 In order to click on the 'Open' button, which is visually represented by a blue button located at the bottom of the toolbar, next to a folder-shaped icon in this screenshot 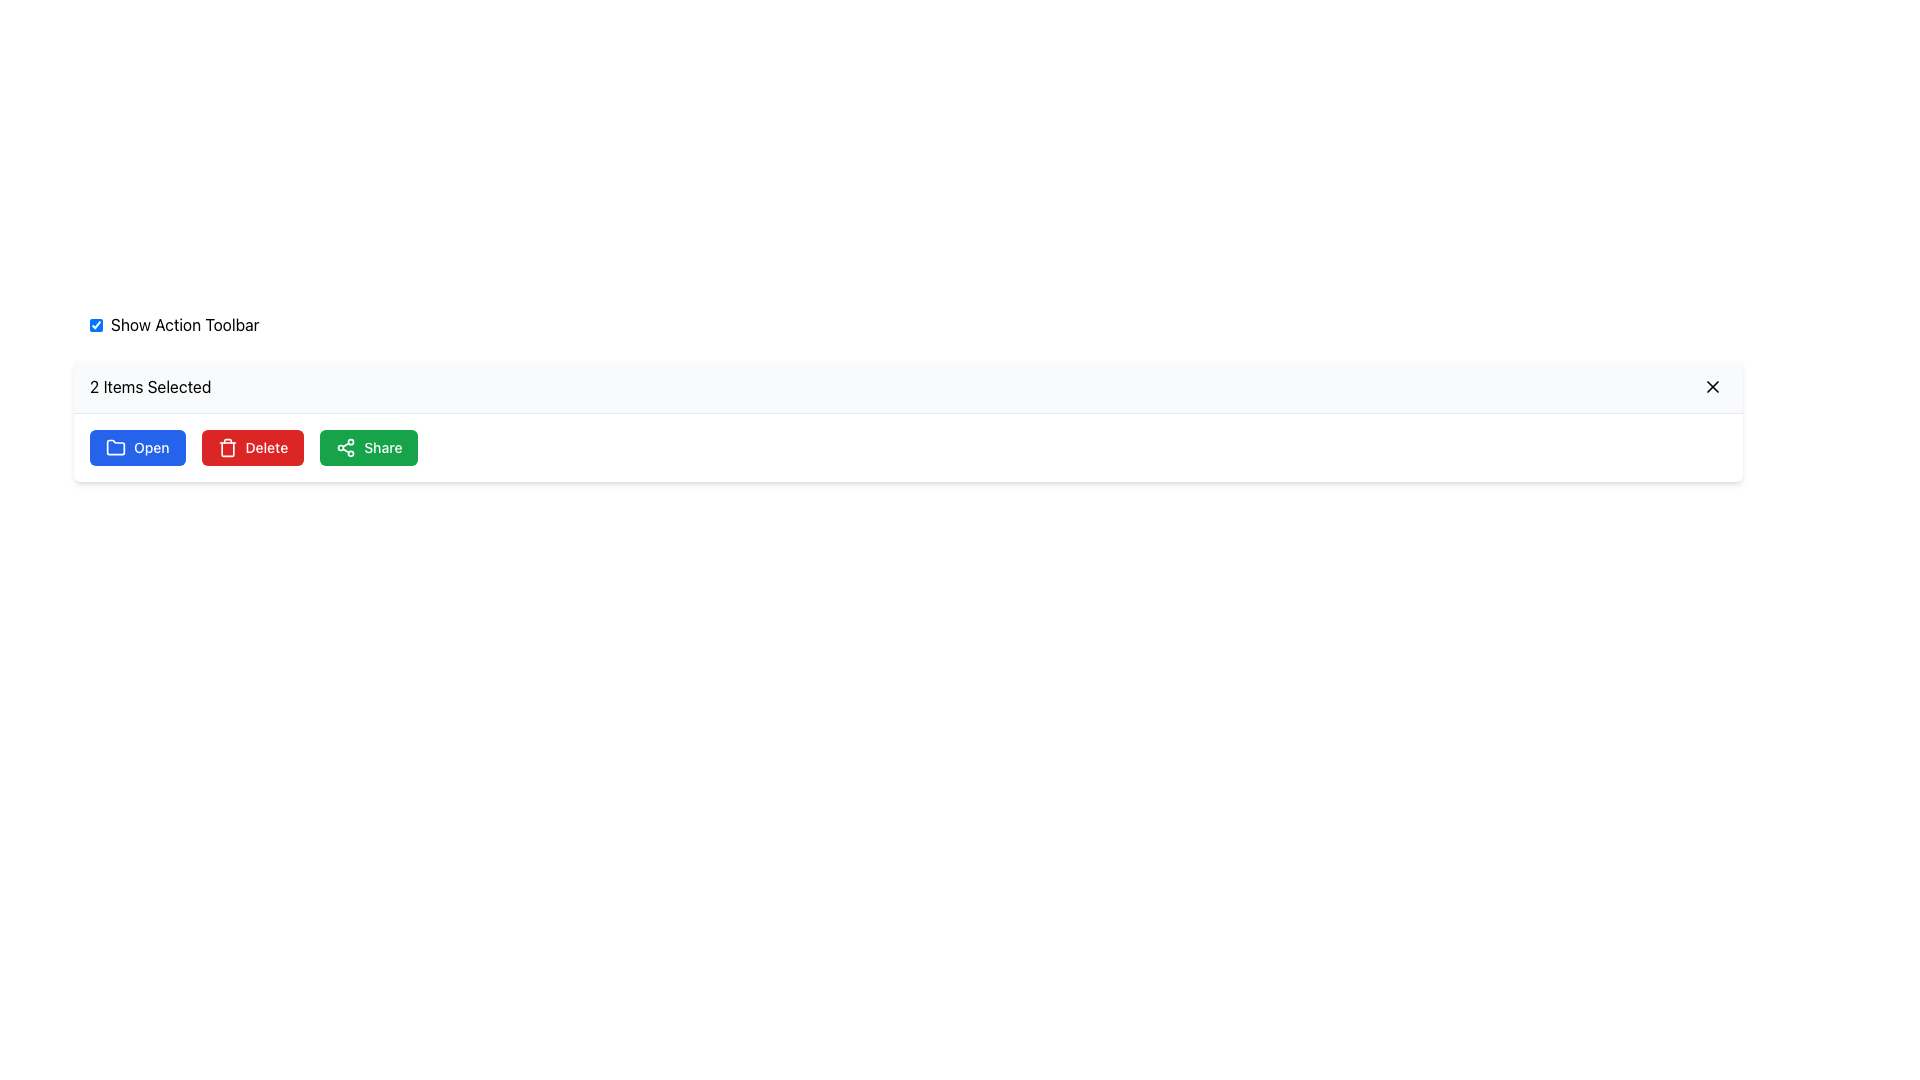, I will do `click(114, 446)`.